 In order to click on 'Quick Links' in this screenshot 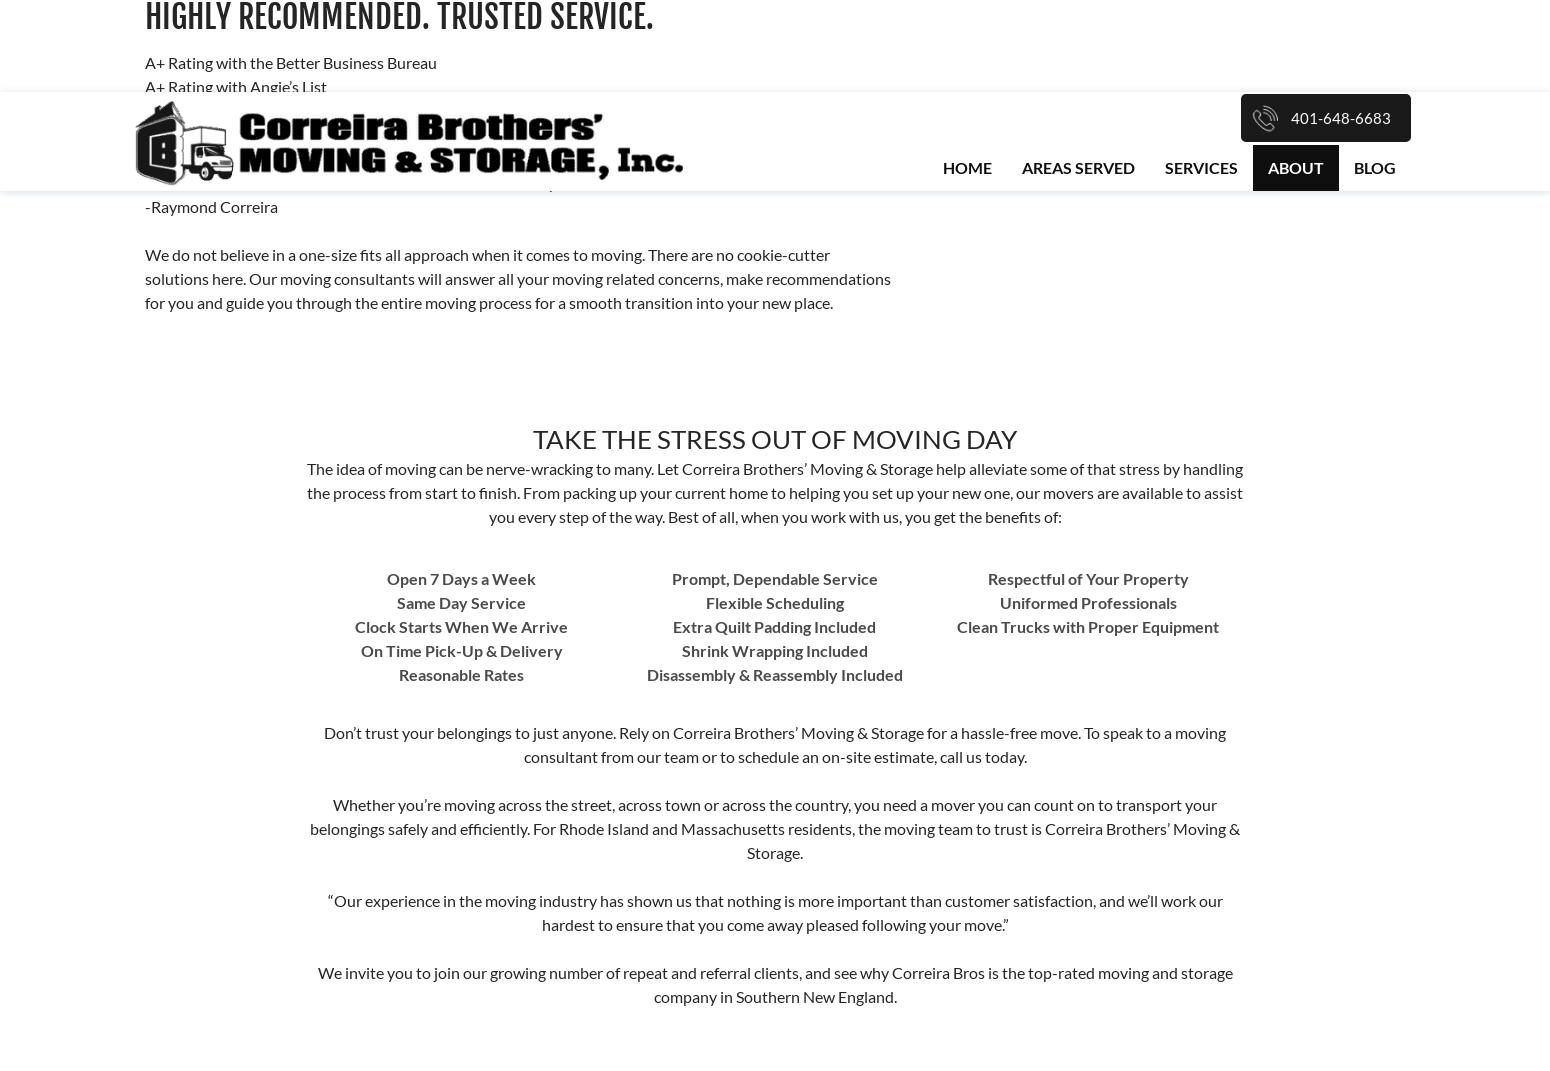, I will do `click(789, 305)`.